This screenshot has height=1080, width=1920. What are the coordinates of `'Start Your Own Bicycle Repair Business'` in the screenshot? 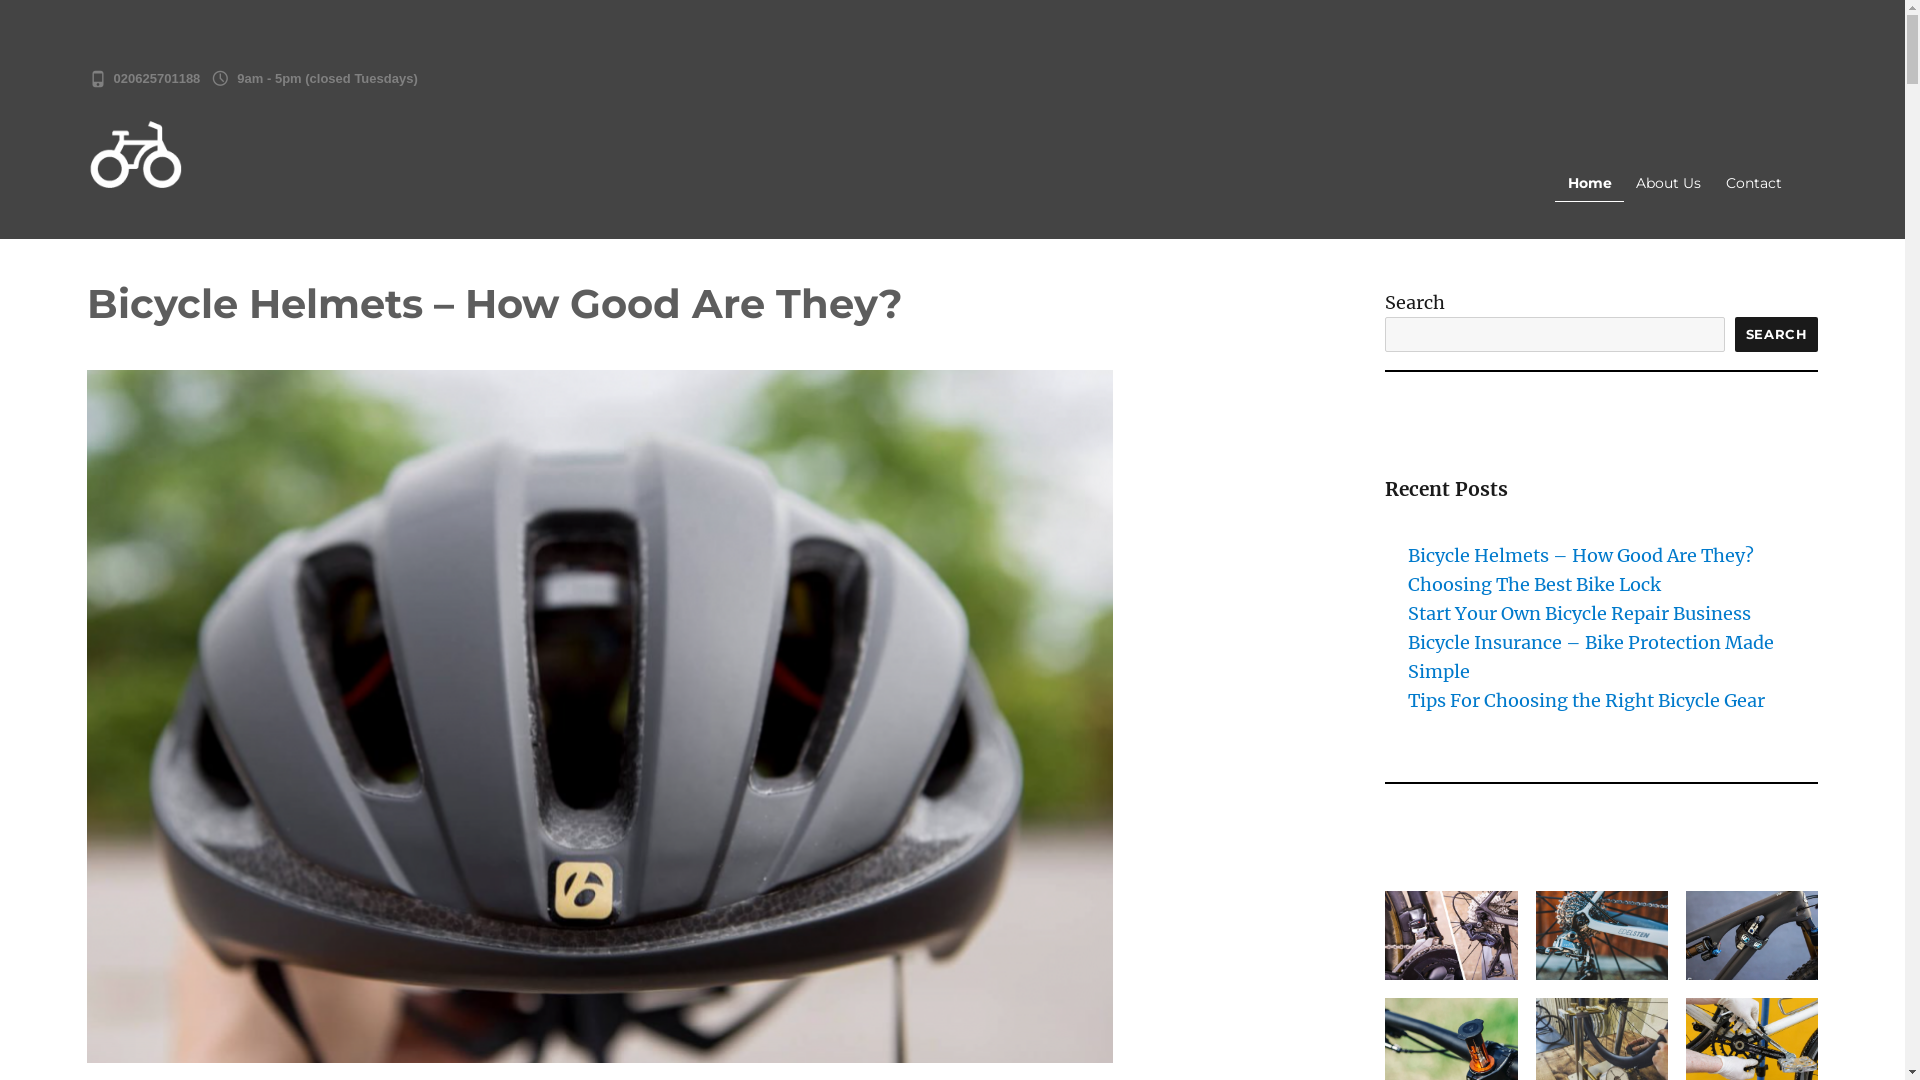 It's located at (1578, 612).